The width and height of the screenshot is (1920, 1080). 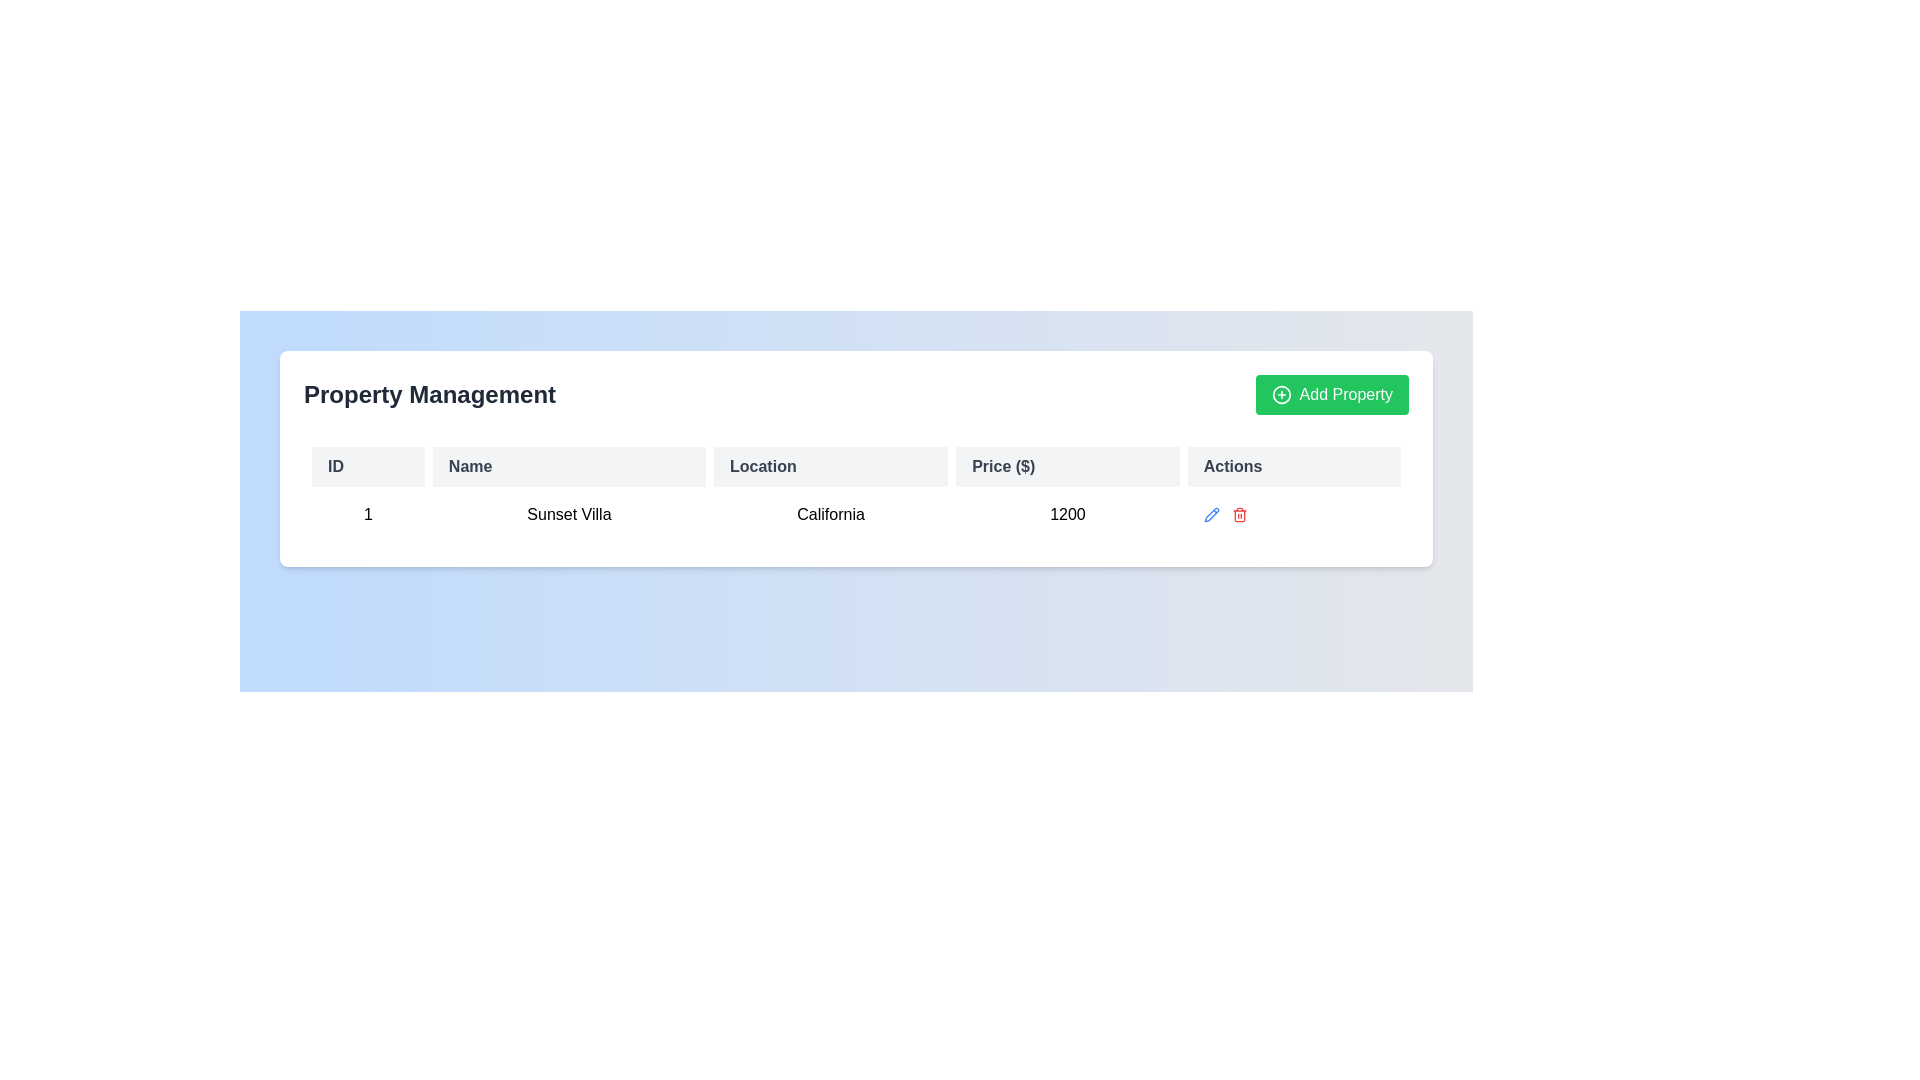 What do you see at coordinates (1294, 514) in the screenshot?
I see `the action buttons and icons in the 'Actions' column of the first row in the table` at bounding box center [1294, 514].